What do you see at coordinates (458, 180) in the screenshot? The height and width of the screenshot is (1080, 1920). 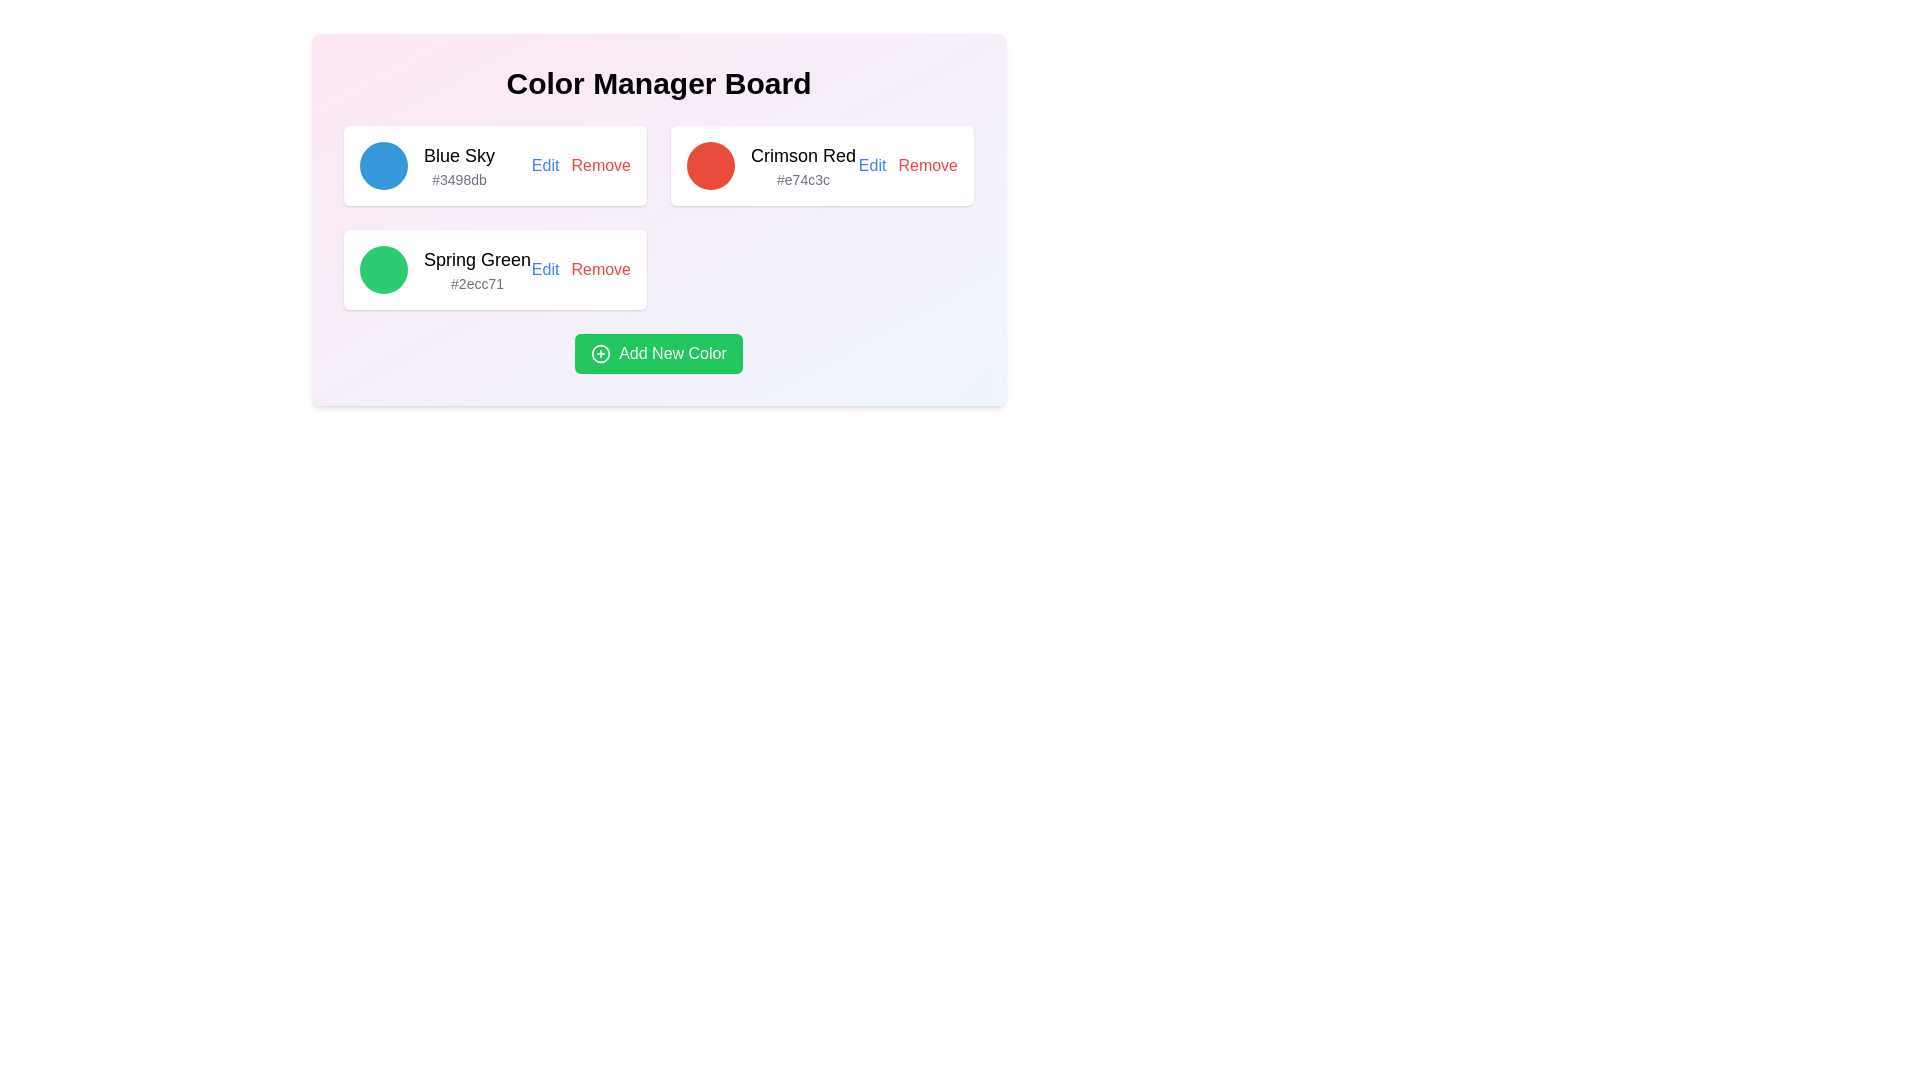 I see `the text label displaying '#3498db', which is styled in small gray font and located below the title 'Blue Sky' within the light card block` at bounding box center [458, 180].